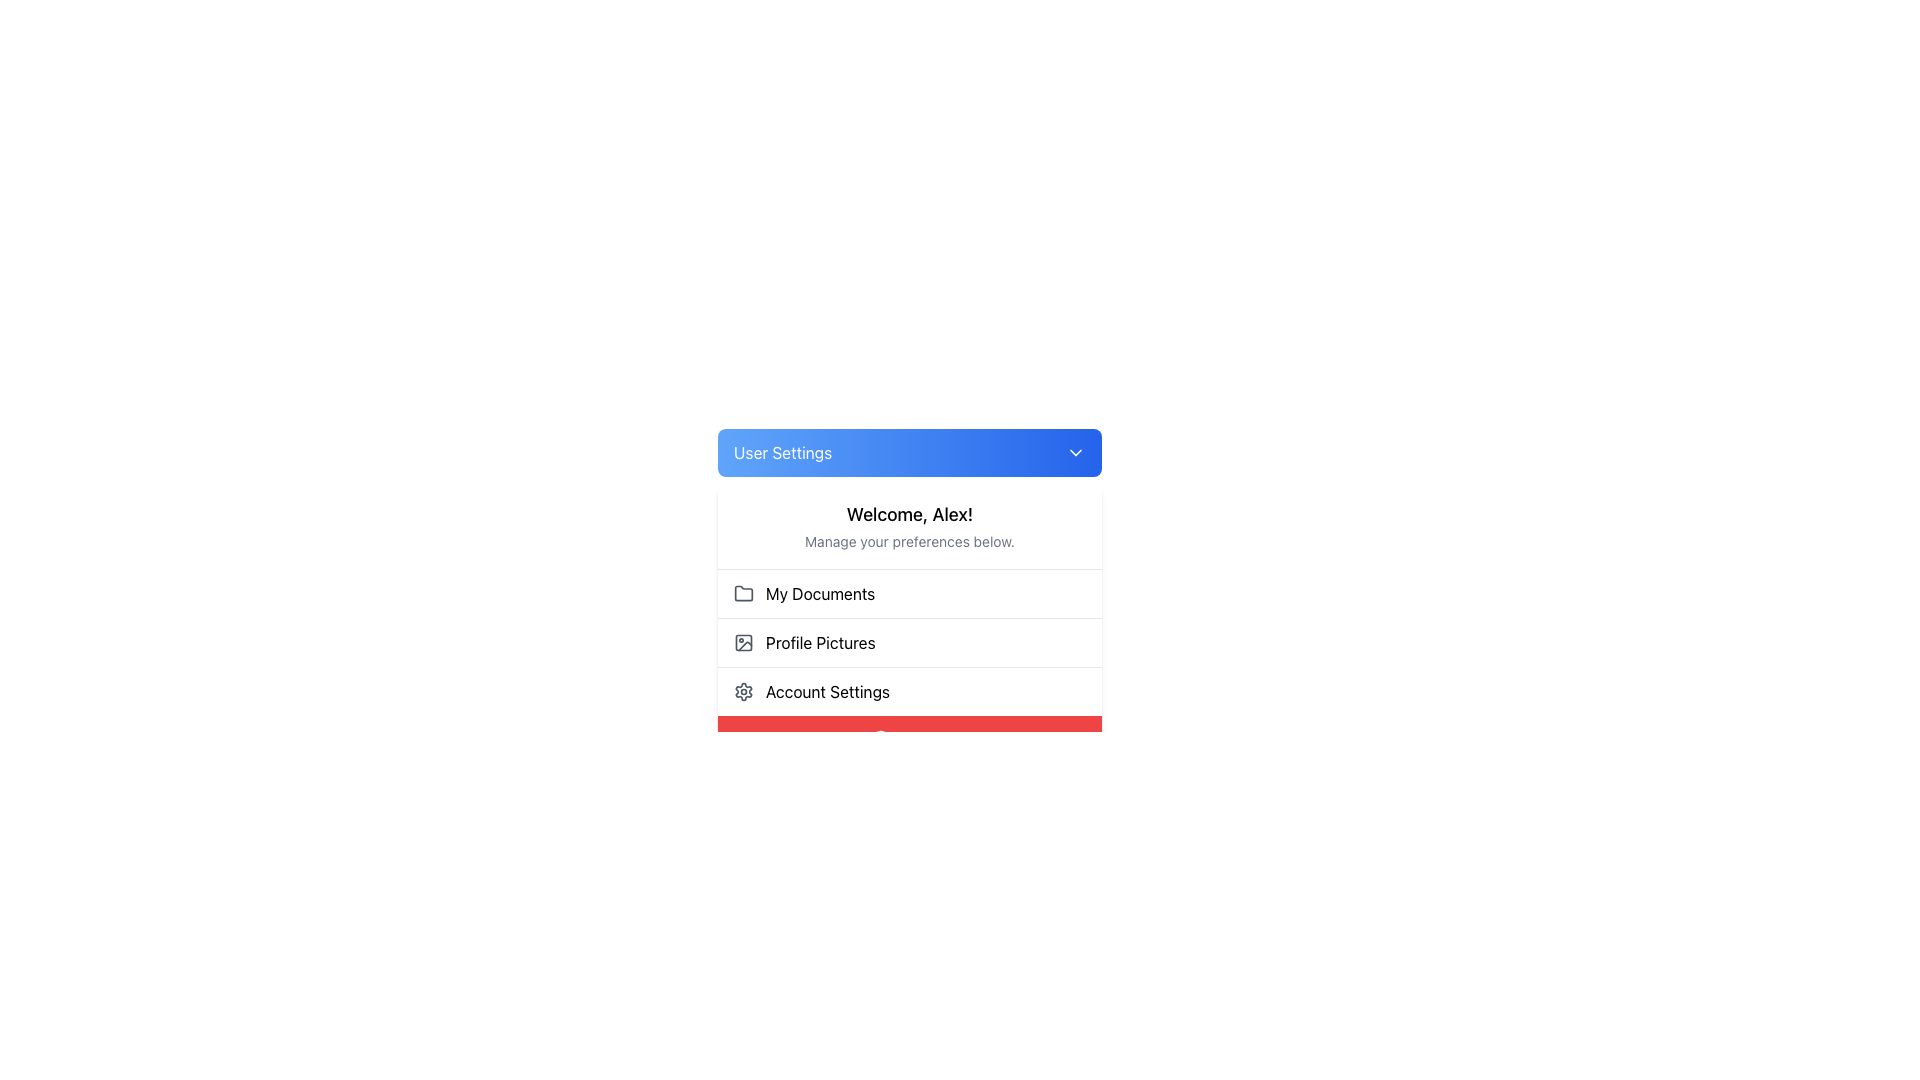 Image resolution: width=1920 pixels, height=1080 pixels. Describe the element at coordinates (909, 642) in the screenshot. I see `the second item in the 'User Settings' section, which provides access to settings for managing user profile pictures` at that location.